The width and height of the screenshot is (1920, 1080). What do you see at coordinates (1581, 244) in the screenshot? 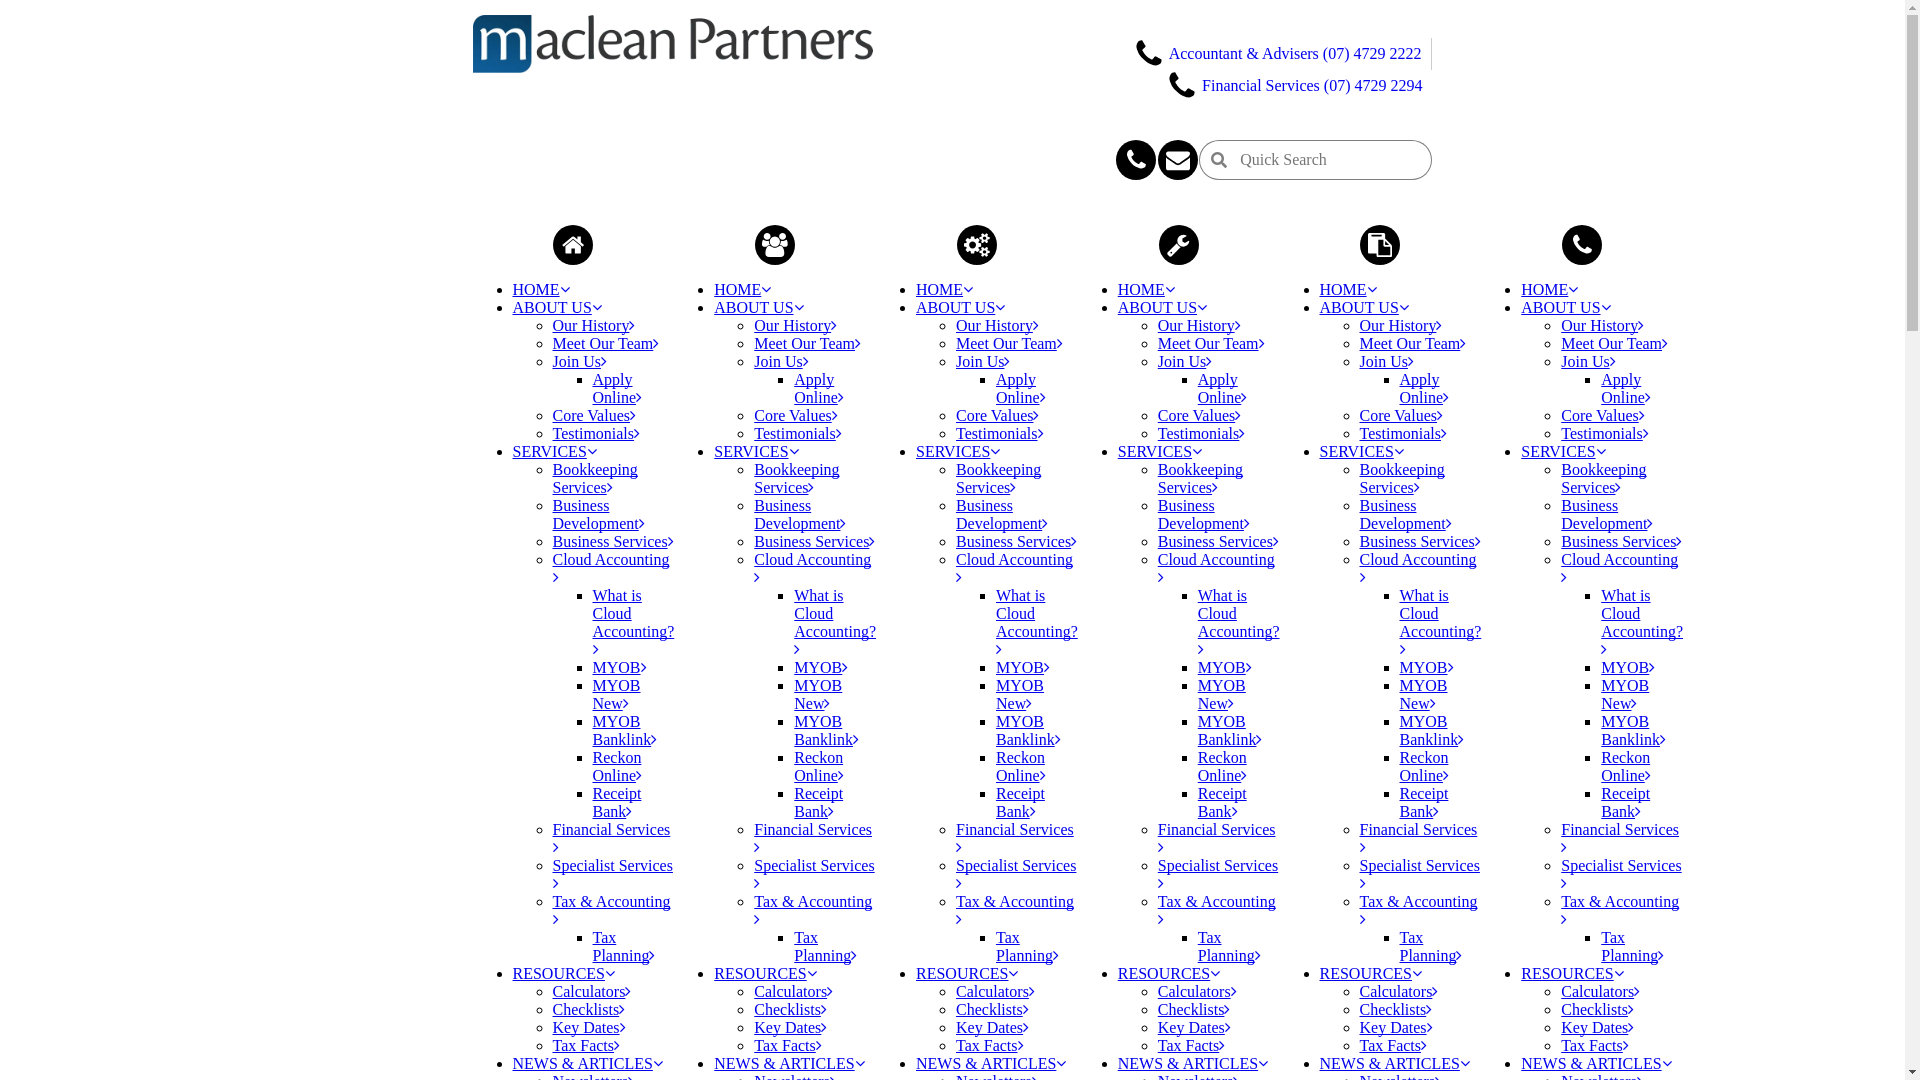
I see `'contact_maclean_partners'` at bounding box center [1581, 244].